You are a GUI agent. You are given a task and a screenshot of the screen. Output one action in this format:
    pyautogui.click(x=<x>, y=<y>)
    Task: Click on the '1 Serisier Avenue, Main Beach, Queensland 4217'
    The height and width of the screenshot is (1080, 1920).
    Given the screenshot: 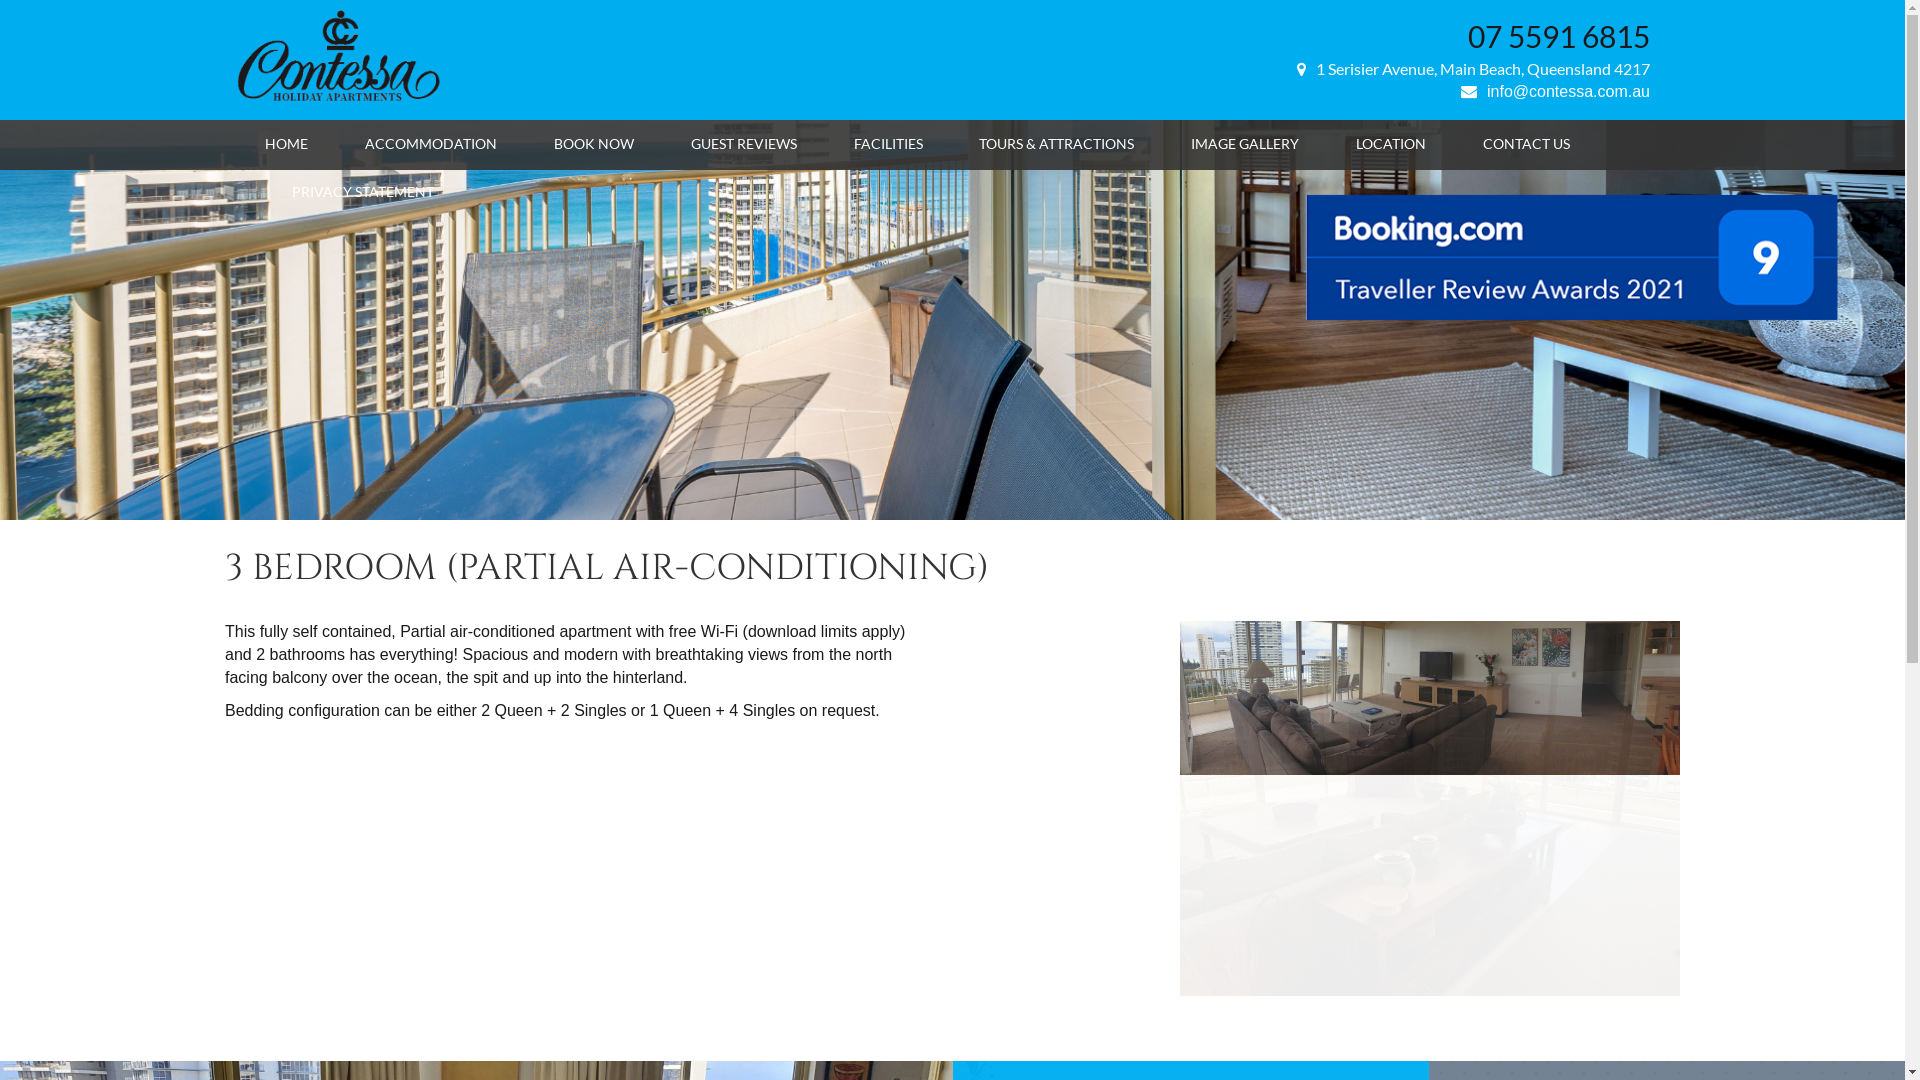 What is the action you would take?
    pyautogui.click(x=1473, y=67)
    